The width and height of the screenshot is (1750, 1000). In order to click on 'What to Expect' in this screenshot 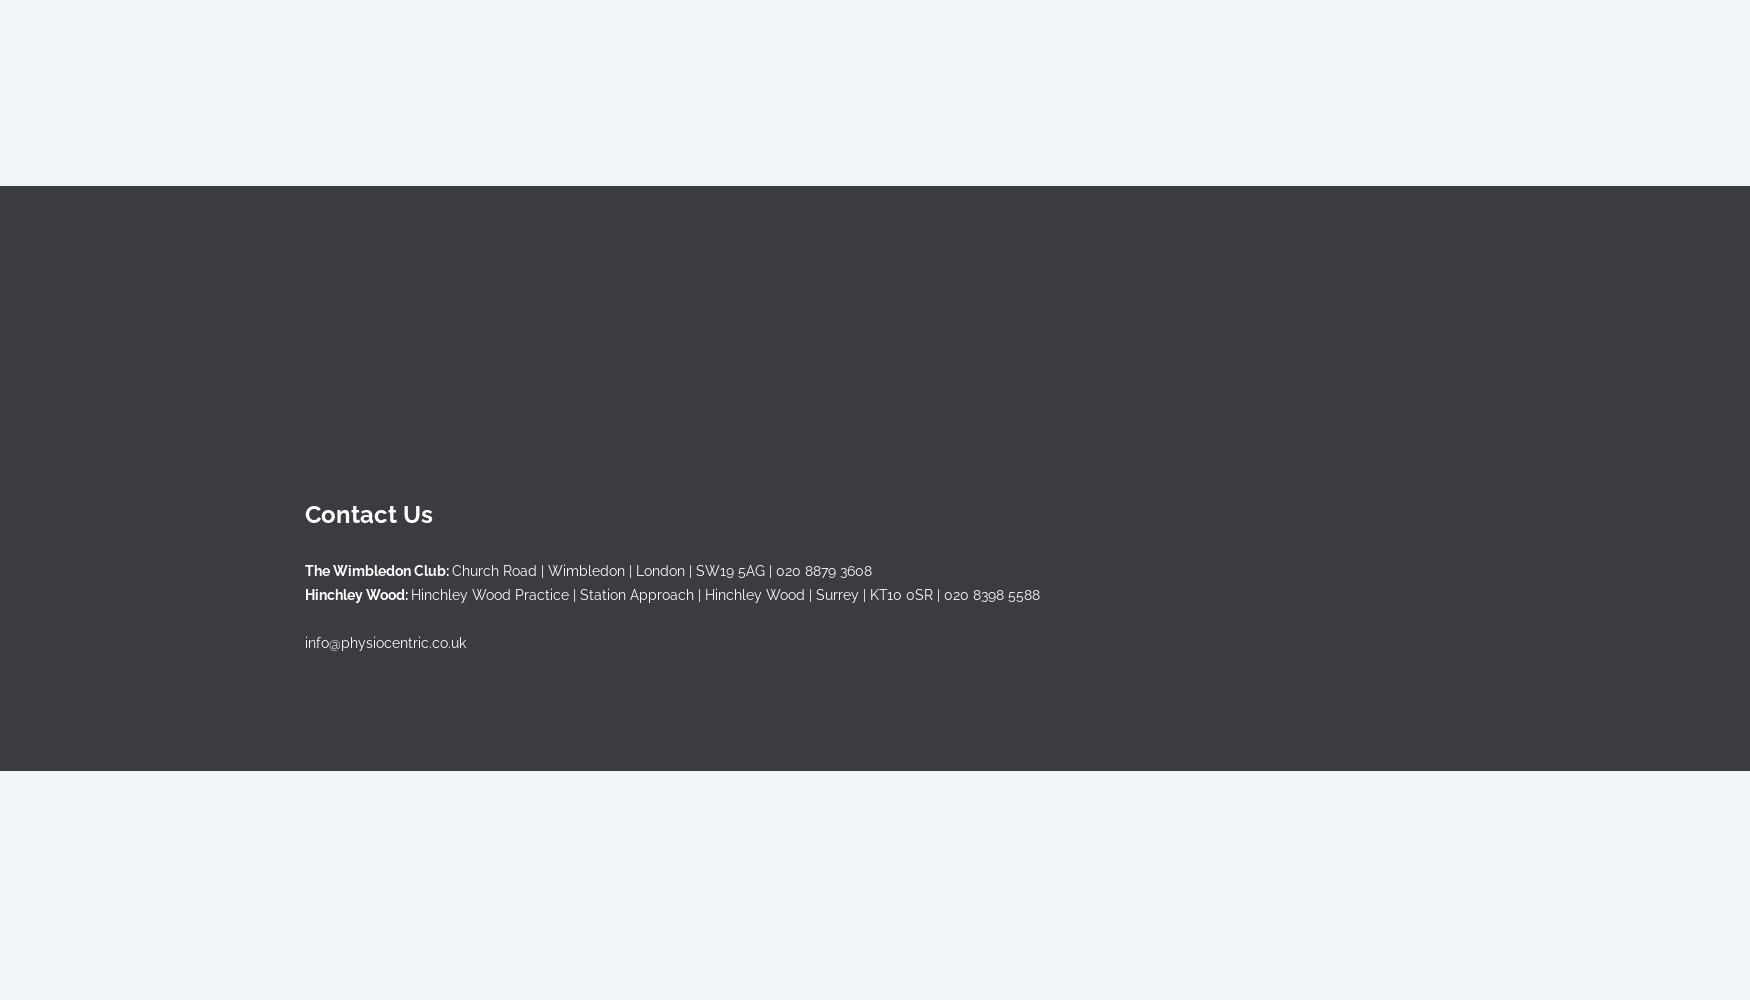, I will do `click(694, 399)`.